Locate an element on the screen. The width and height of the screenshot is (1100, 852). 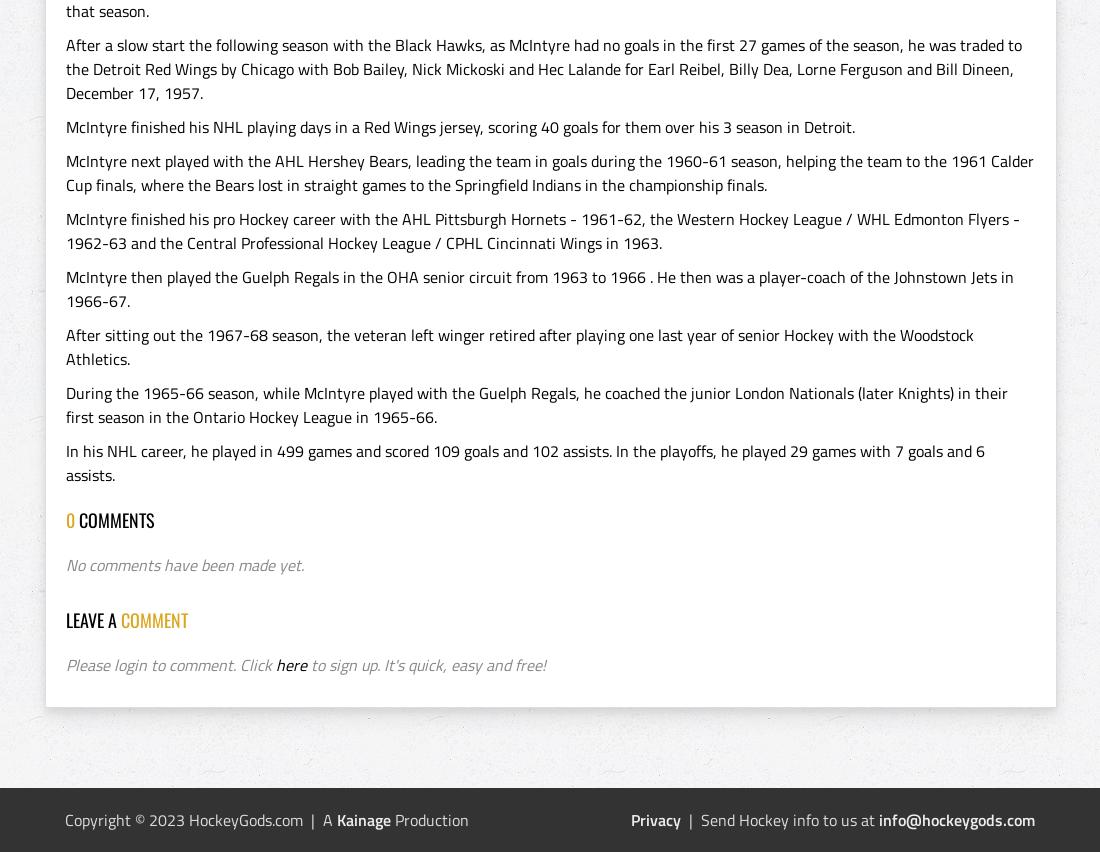
'COMMENTS' is located at coordinates (117, 518).